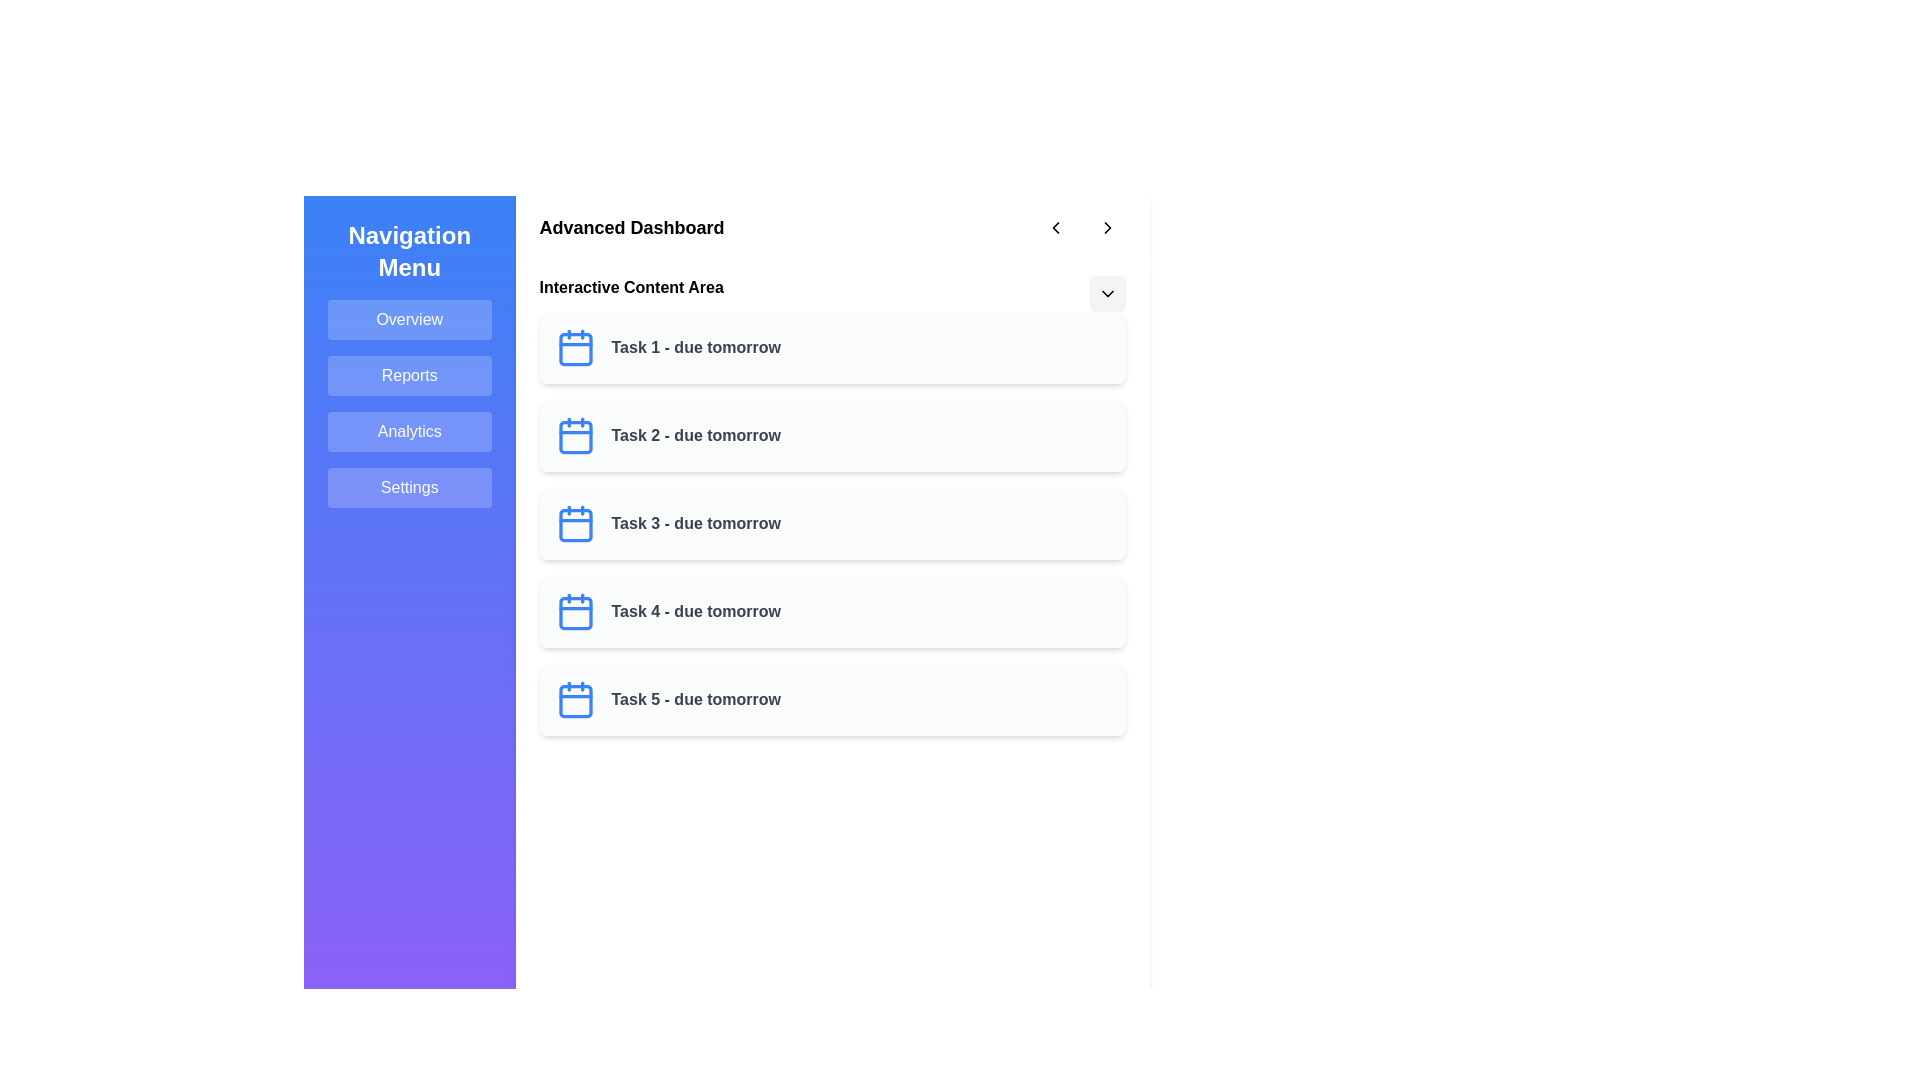  What do you see at coordinates (574, 611) in the screenshot?
I see `the icon located at the left side of the 'Task 4 - due tomorrow' item in the fourth row of the Advanced Dashboard to indicate its relation to a date or deadline` at bounding box center [574, 611].